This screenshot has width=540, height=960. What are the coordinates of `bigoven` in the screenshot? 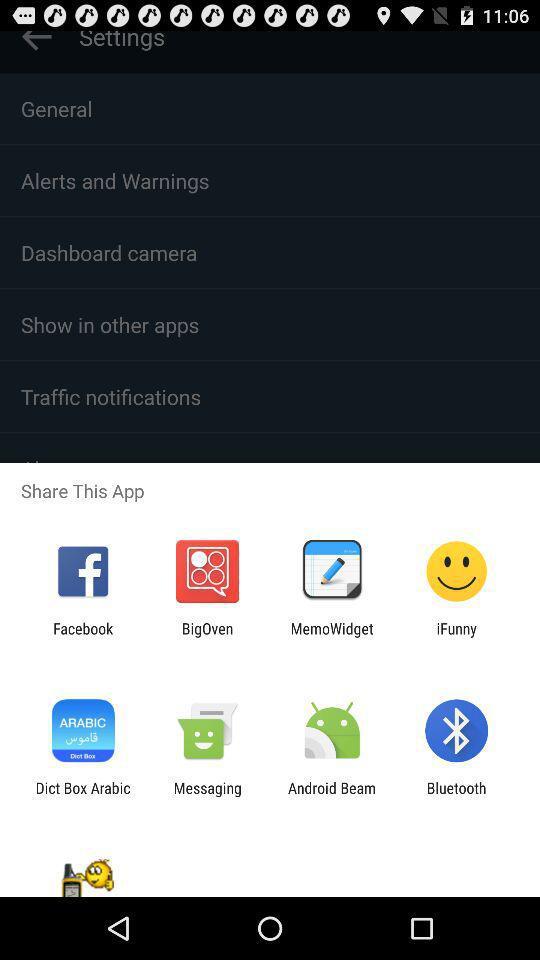 It's located at (206, 636).